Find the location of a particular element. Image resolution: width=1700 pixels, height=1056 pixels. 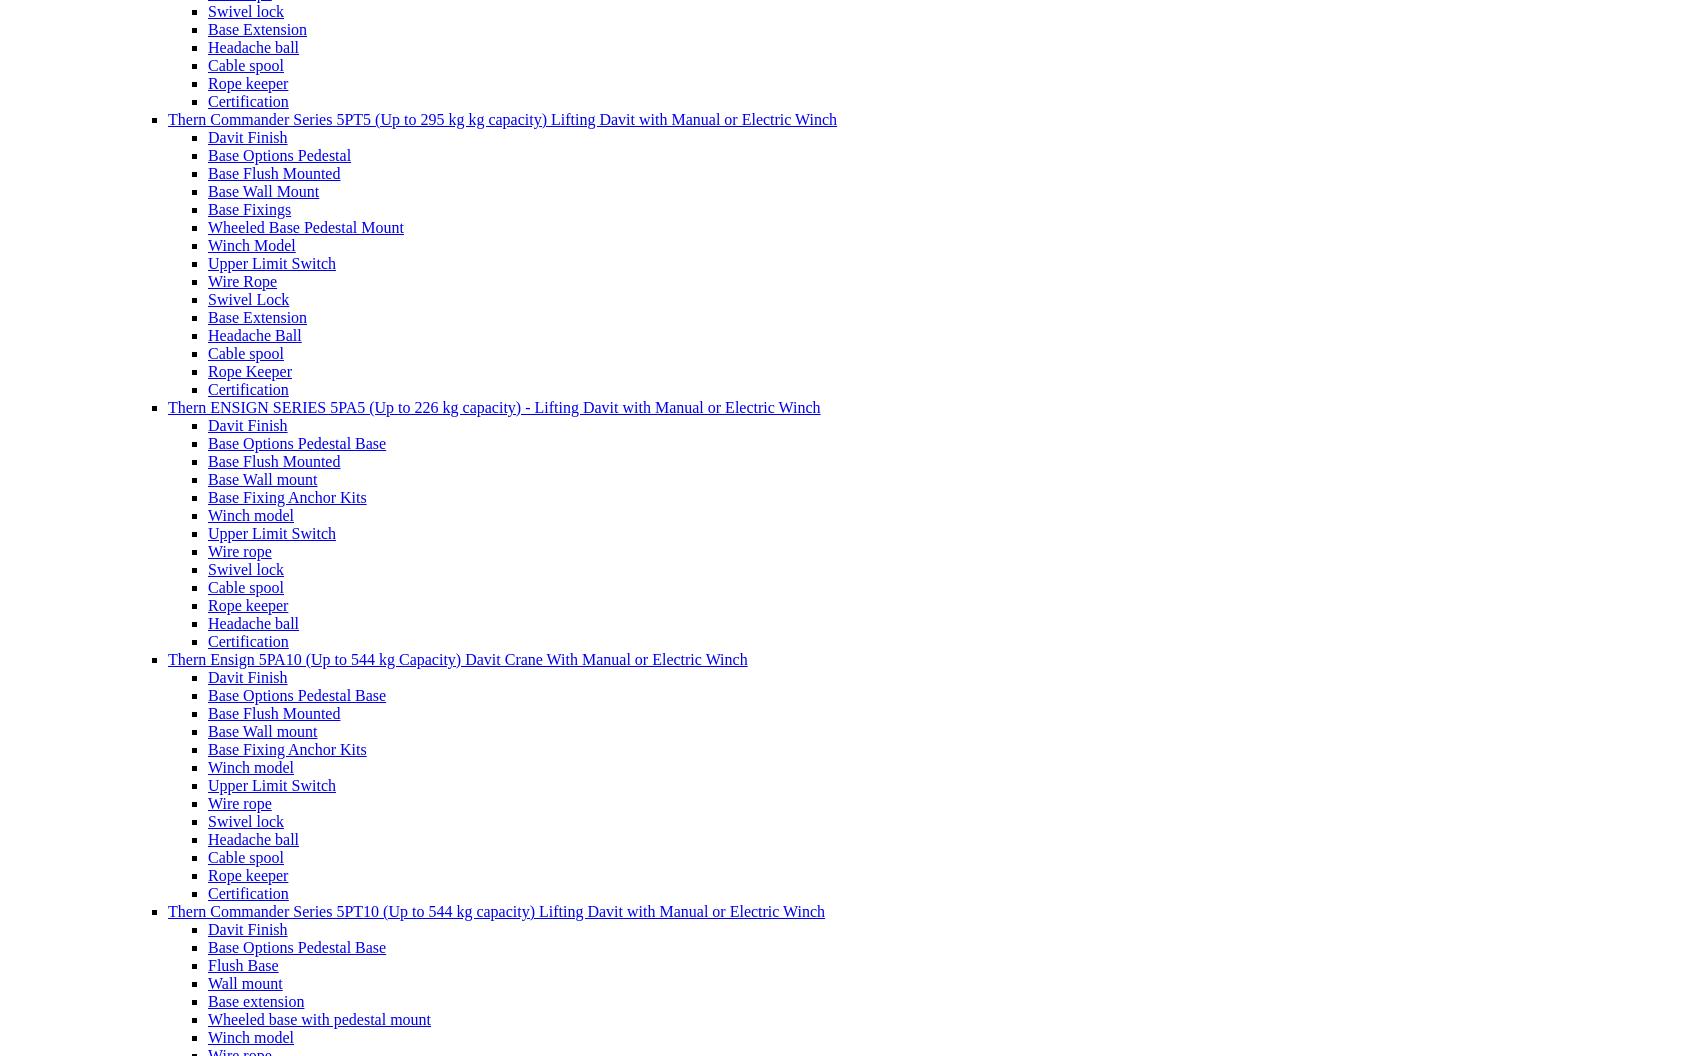

'Base Wall Mount' is located at coordinates (207, 190).